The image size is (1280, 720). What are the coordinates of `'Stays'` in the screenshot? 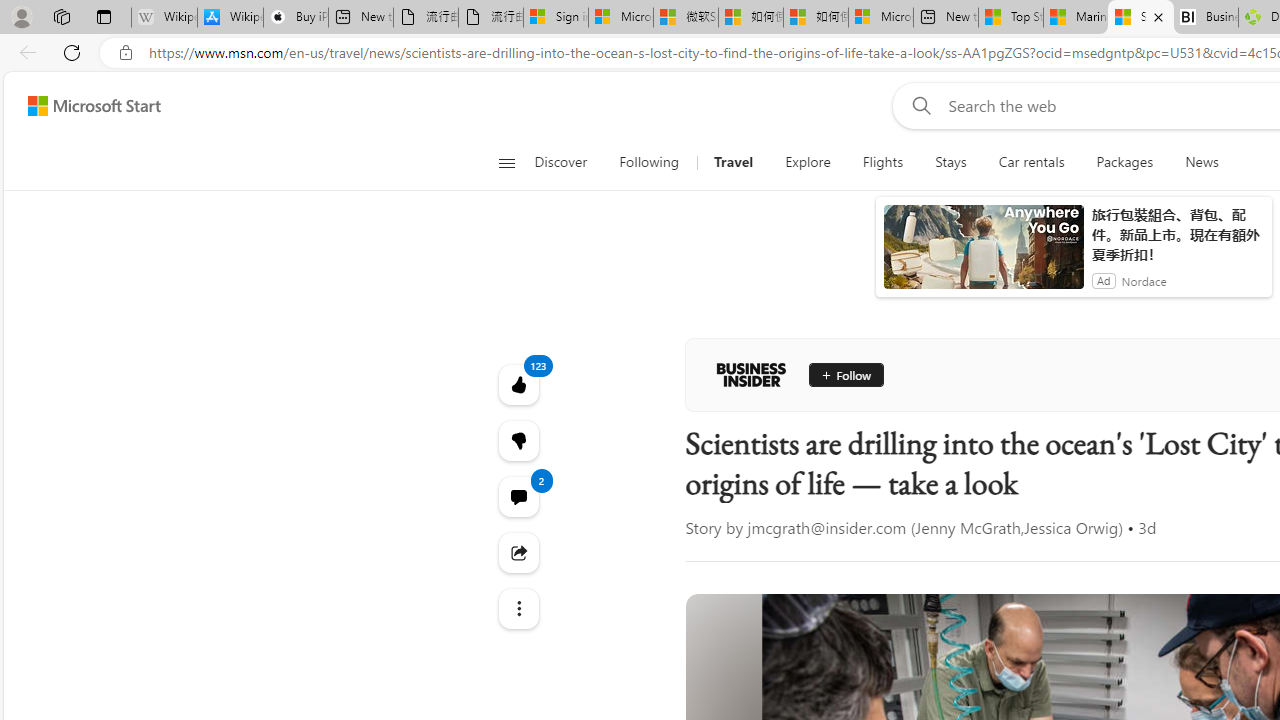 It's located at (950, 162).